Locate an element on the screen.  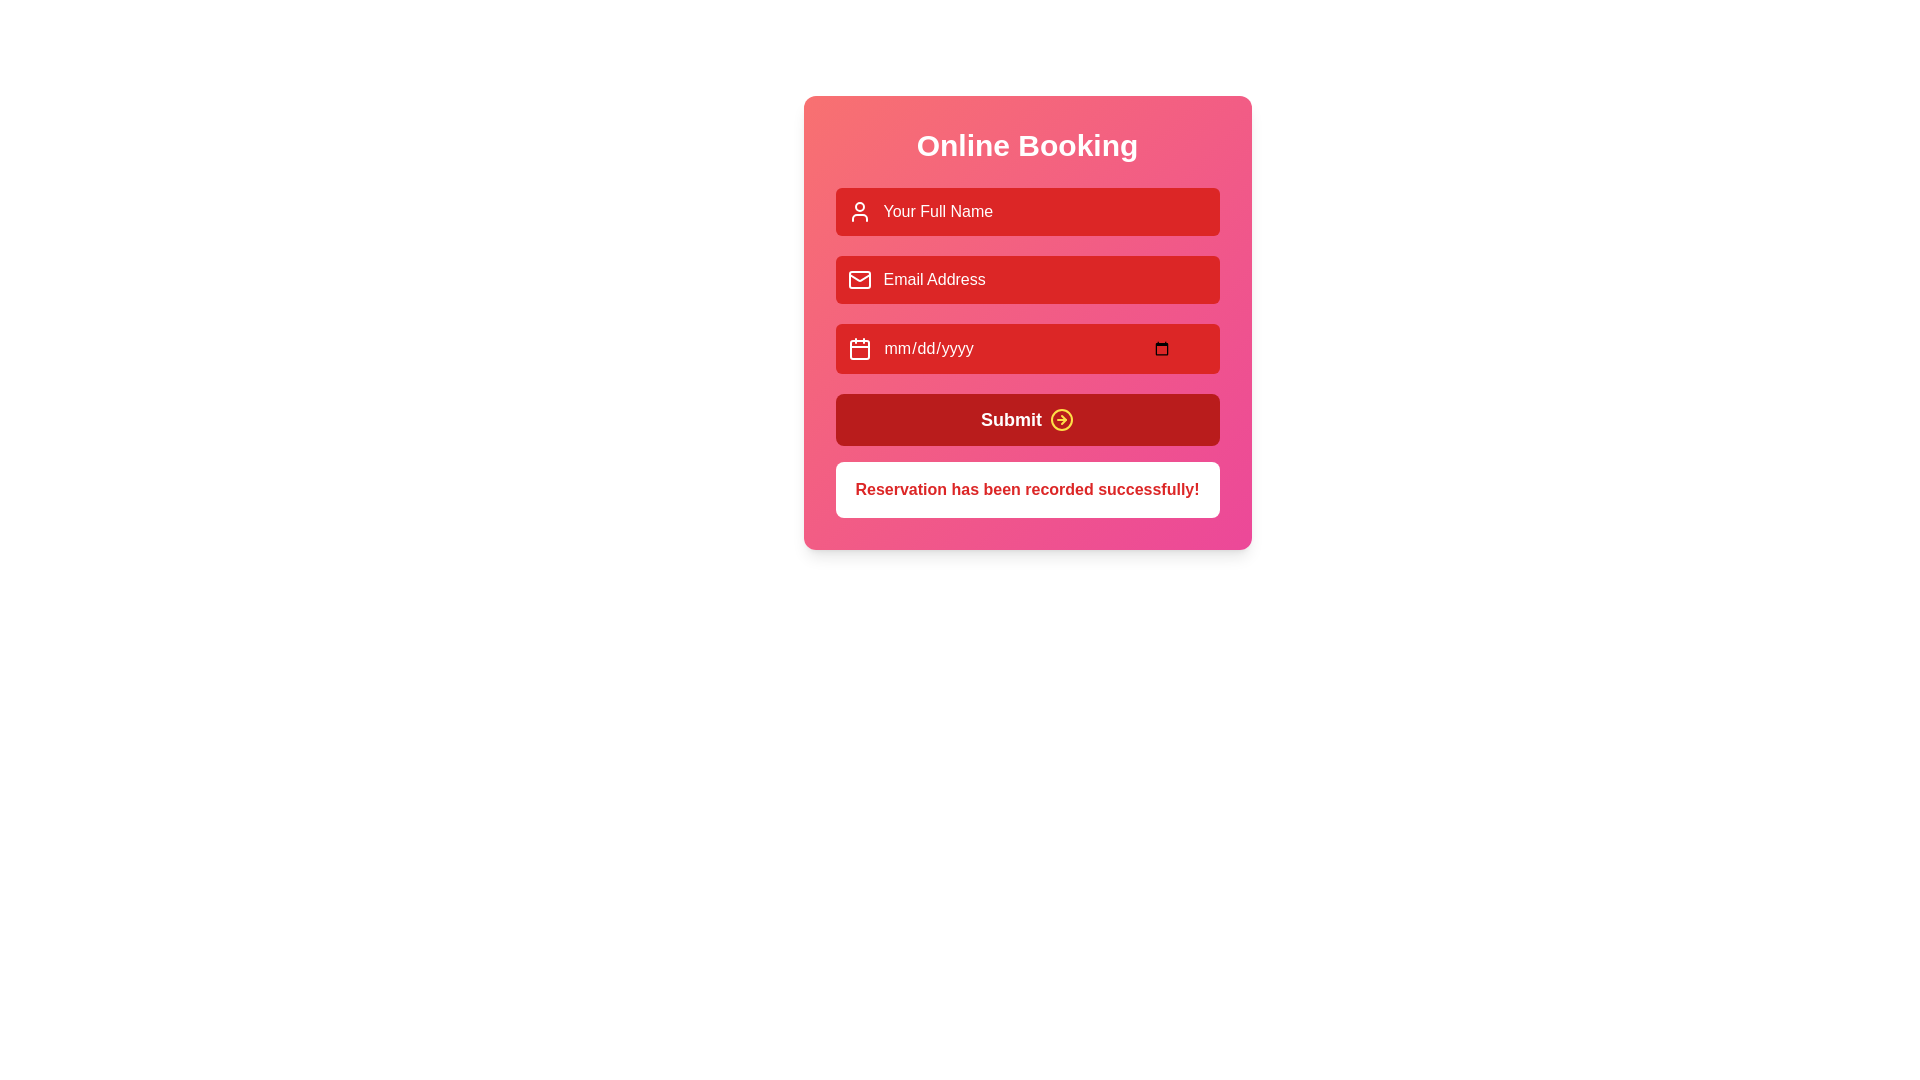
the button designed to submit the form data is located at coordinates (1027, 419).